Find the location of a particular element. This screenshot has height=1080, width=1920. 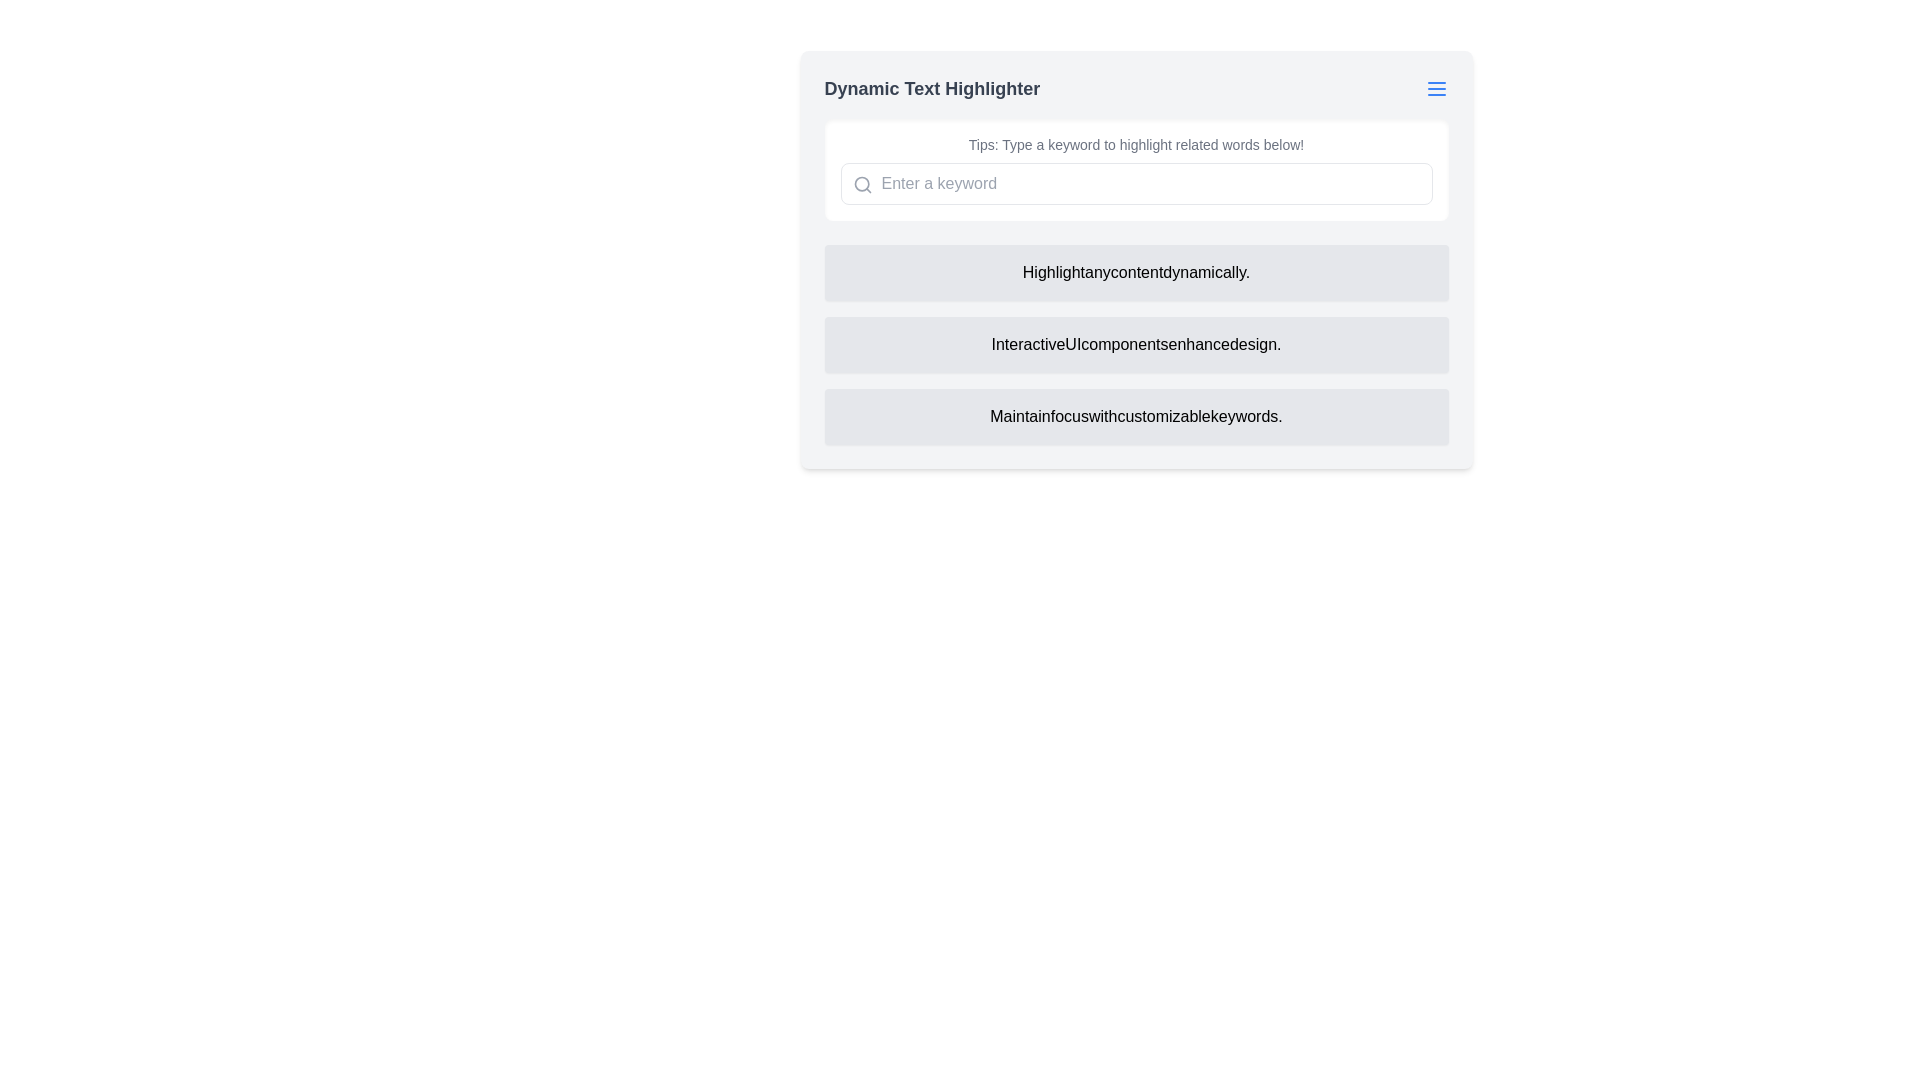

the static text component that is the third word in the sentence 'Interactive UI components enhance design.' is located at coordinates (1124, 343).